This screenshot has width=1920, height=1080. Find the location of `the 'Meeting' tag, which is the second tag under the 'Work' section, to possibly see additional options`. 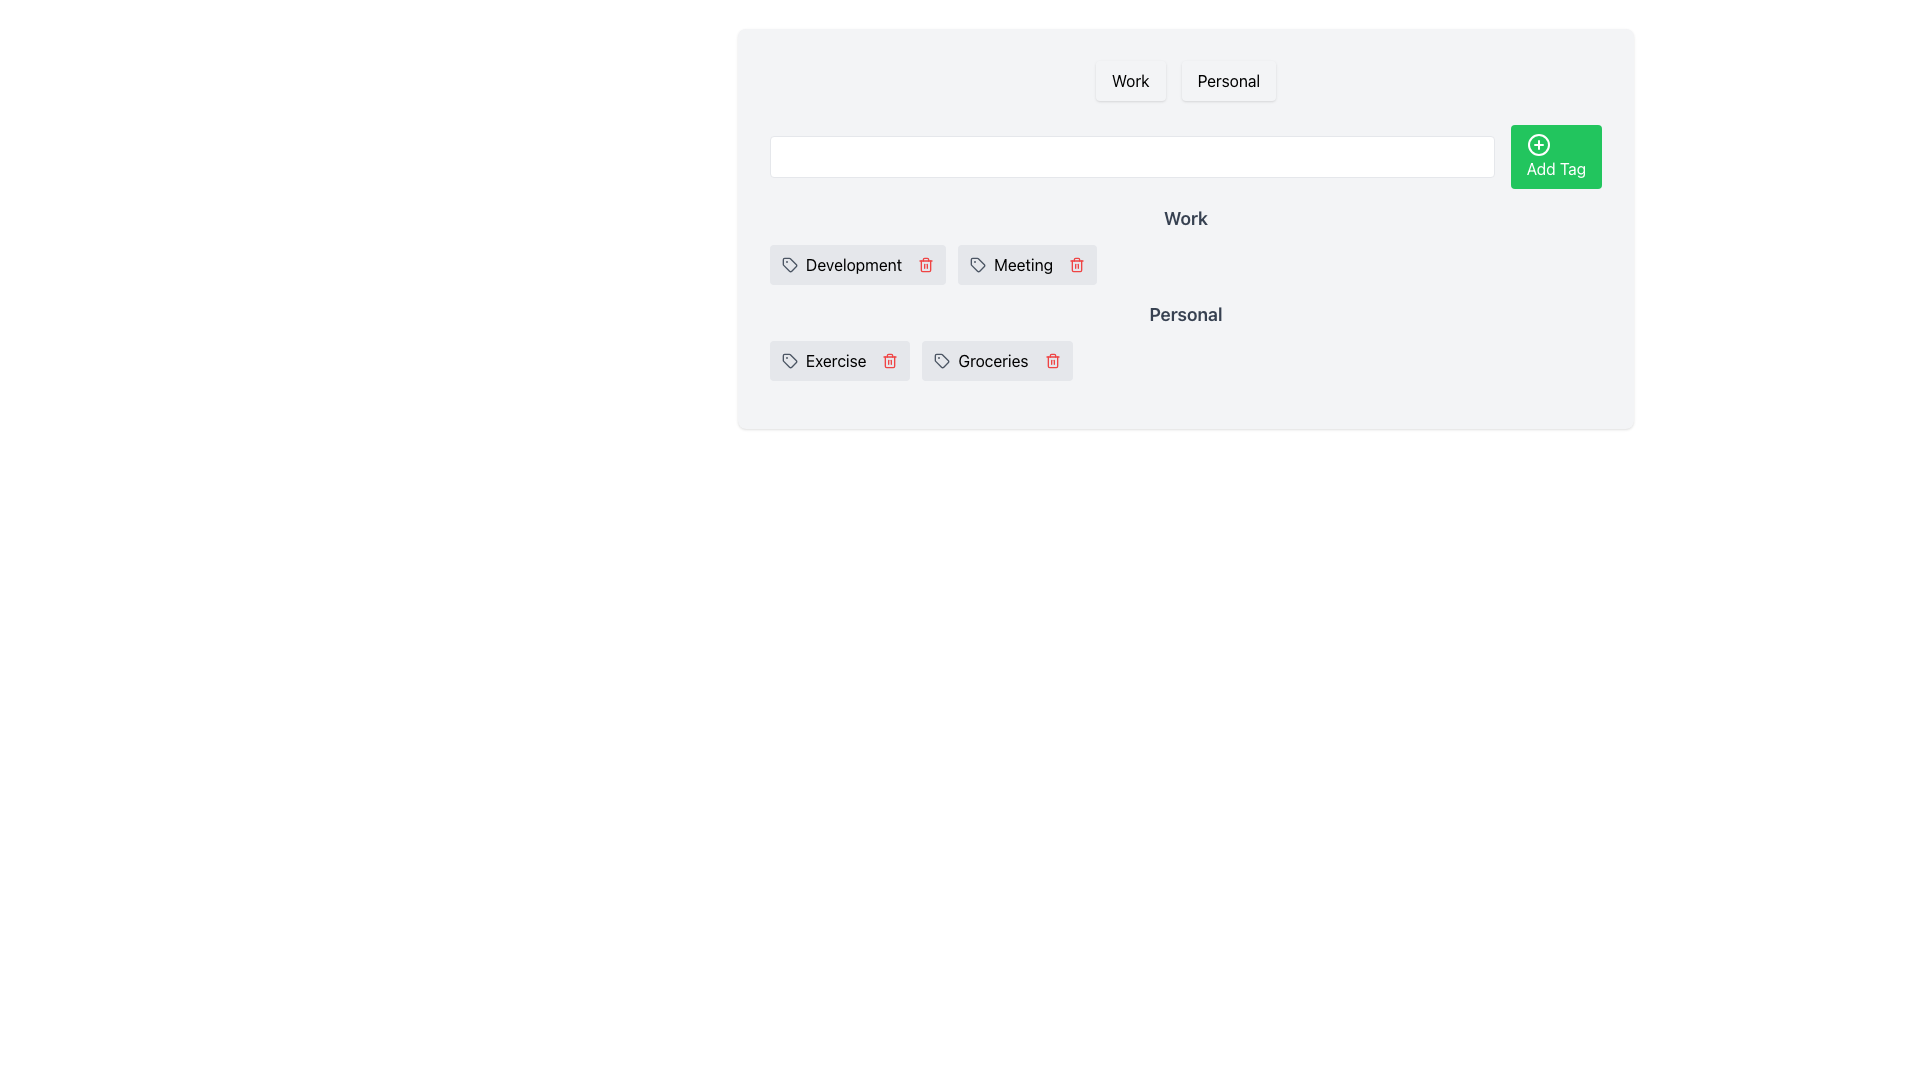

the 'Meeting' tag, which is the second tag under the 'Work' section, to possibly see additional options is located at coordinates (1027, 264).